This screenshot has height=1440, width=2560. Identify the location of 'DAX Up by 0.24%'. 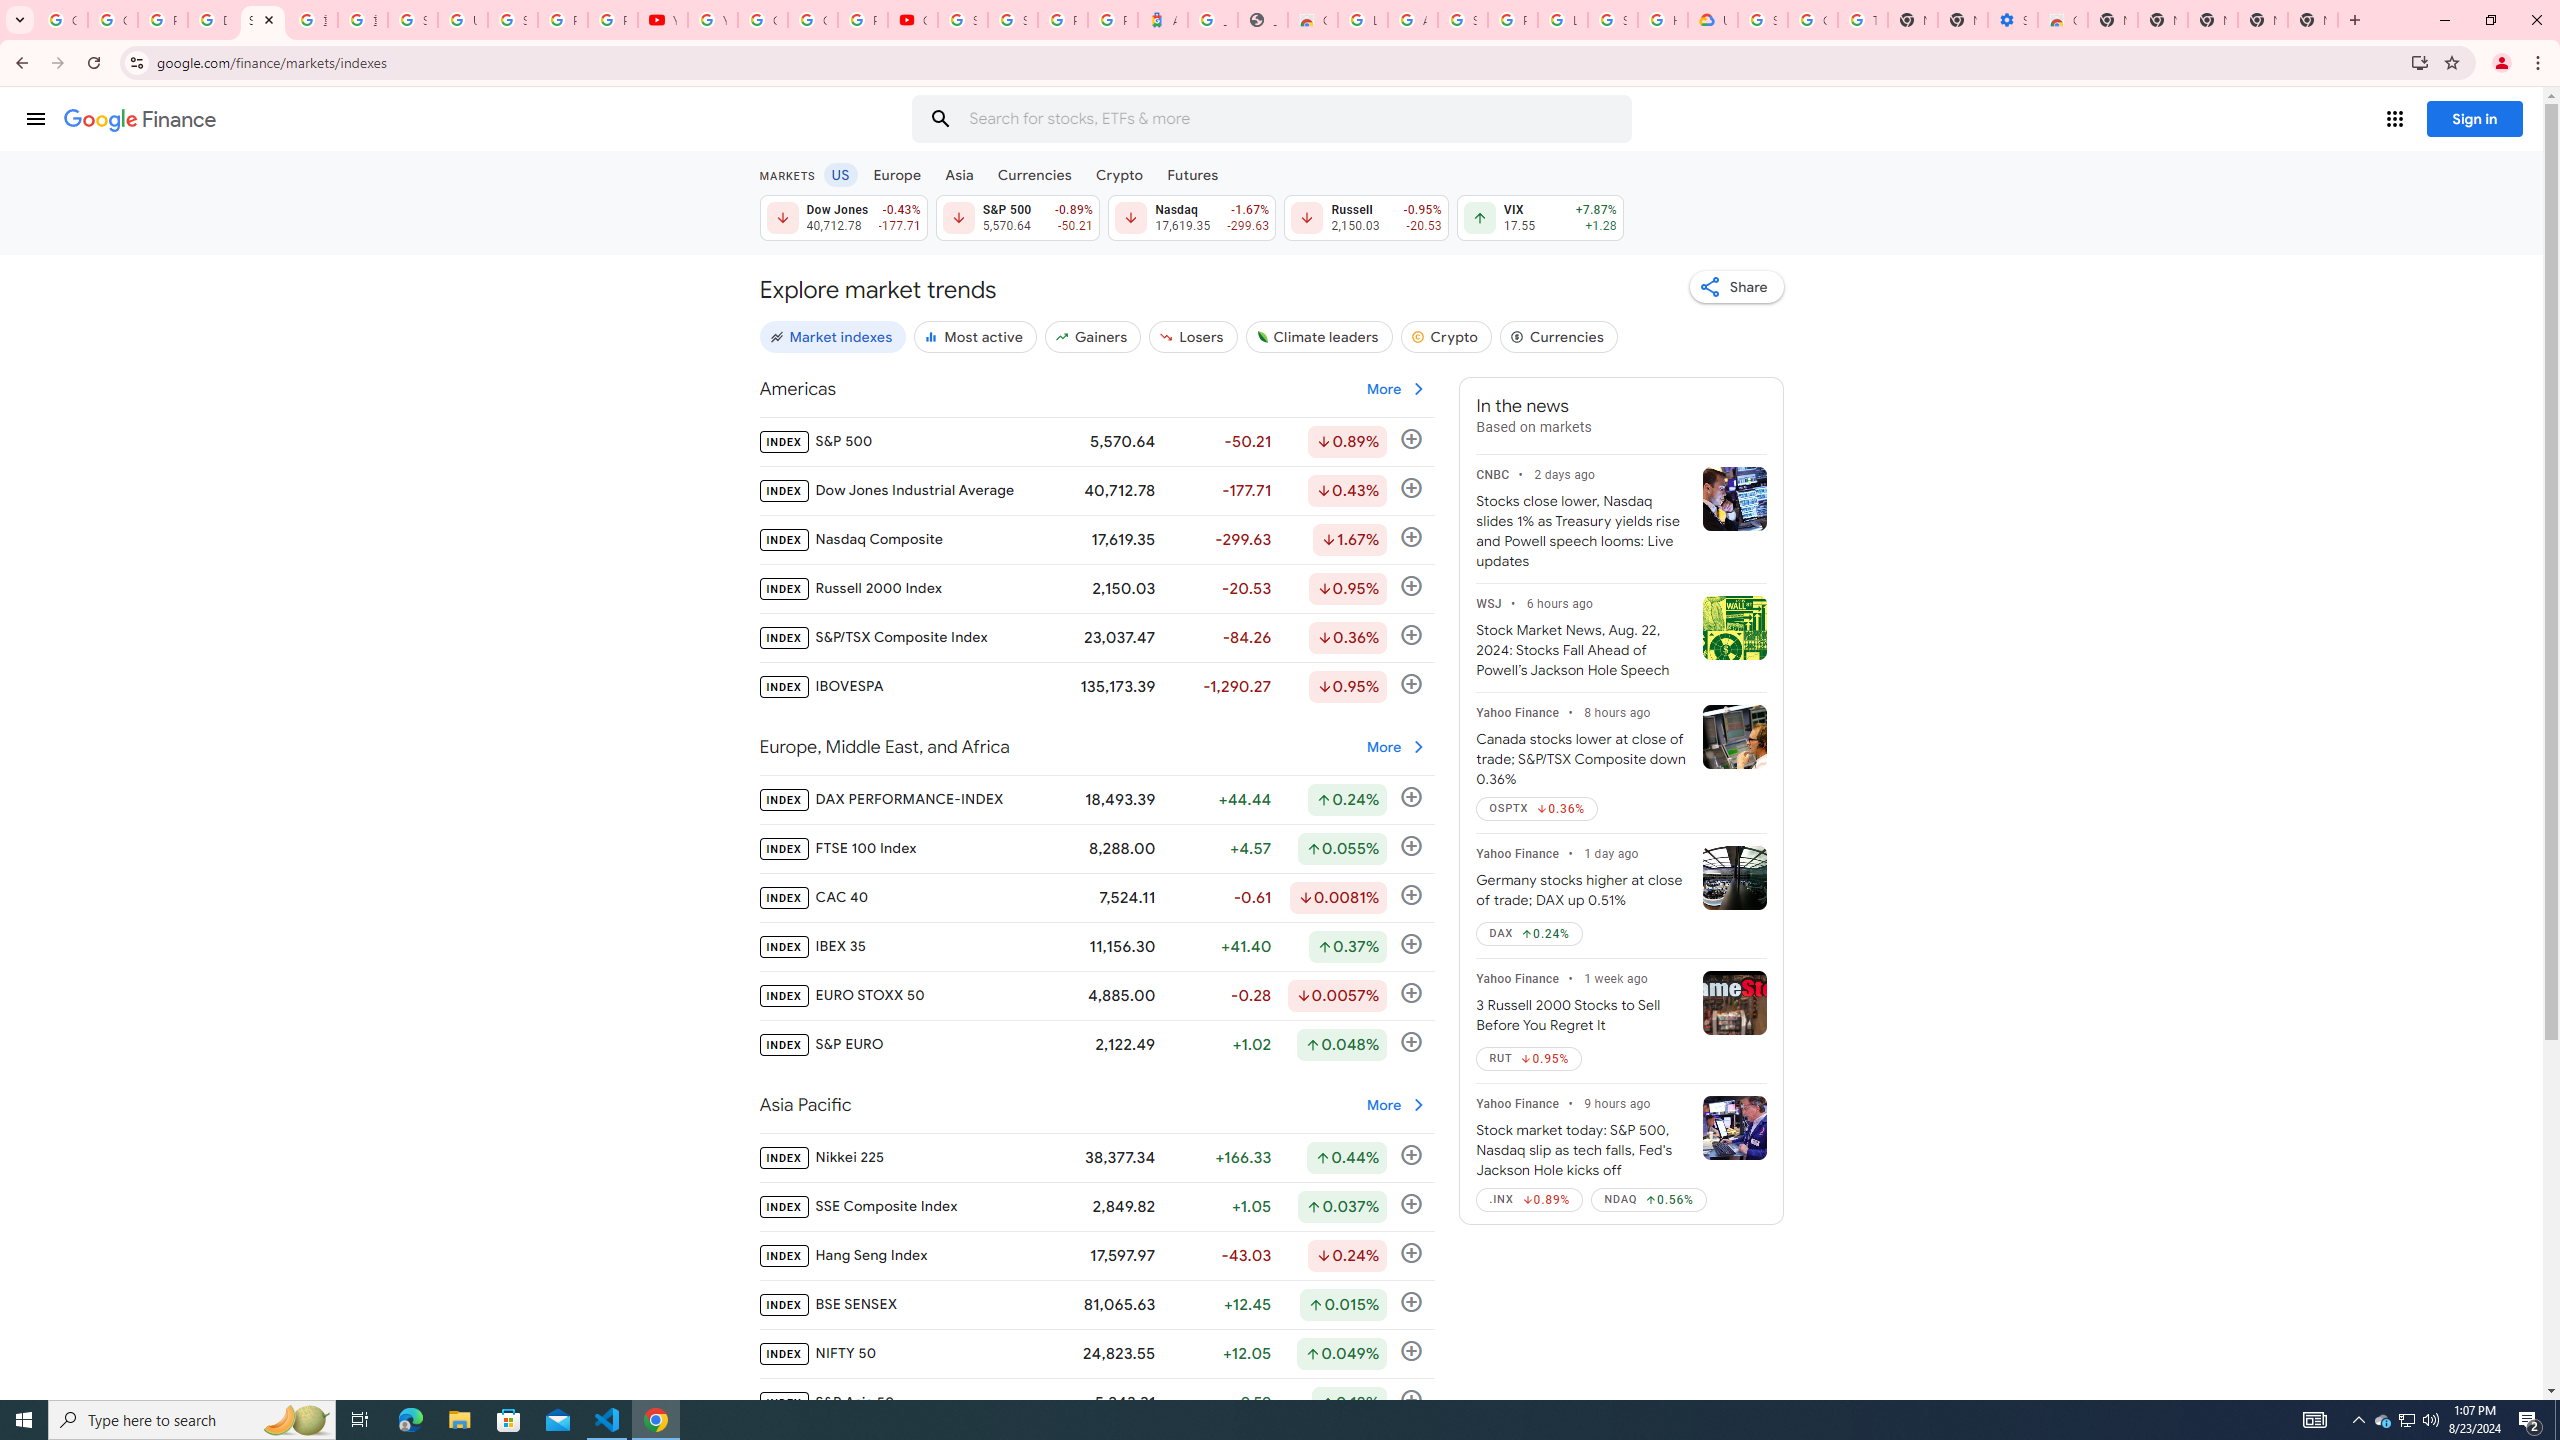
(1528, 932).